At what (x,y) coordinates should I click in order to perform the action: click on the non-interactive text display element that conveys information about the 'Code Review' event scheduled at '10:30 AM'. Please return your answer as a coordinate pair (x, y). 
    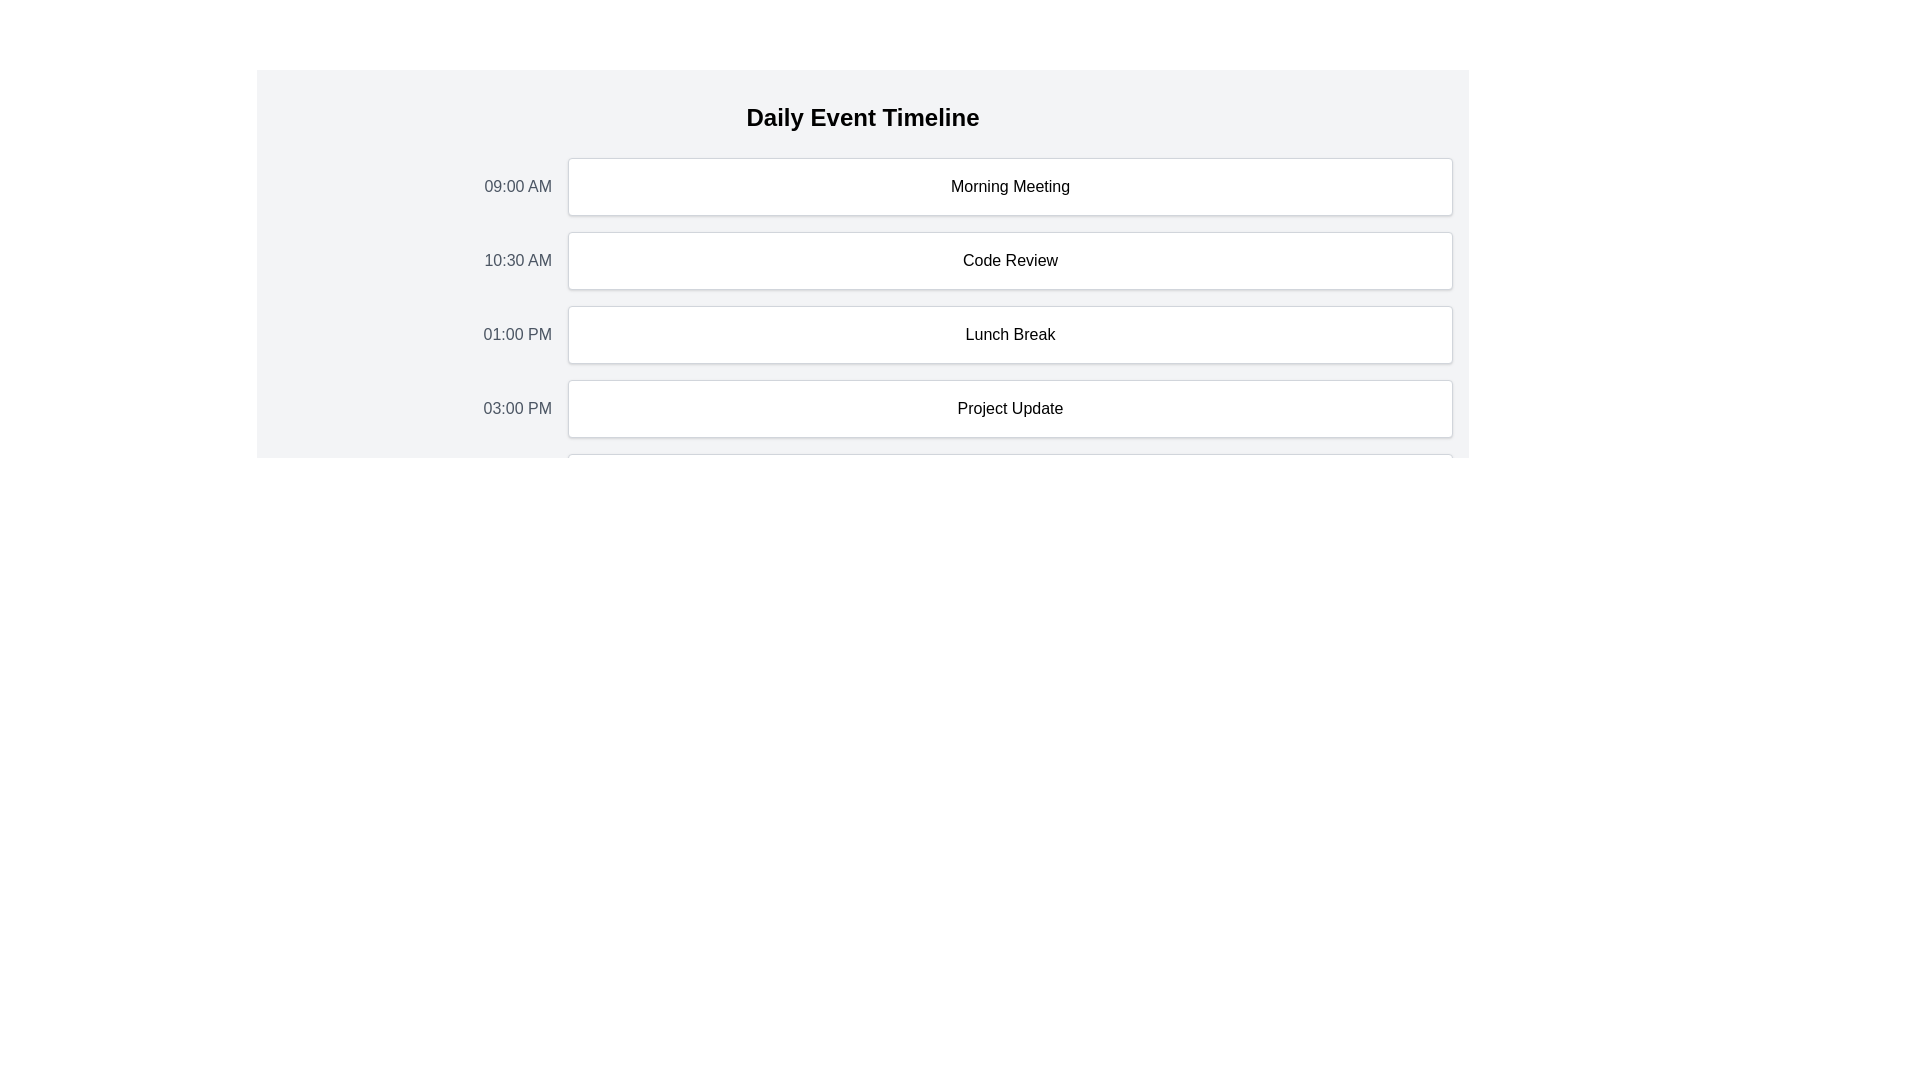
    Looking at the image, I should click on (1010, 260).